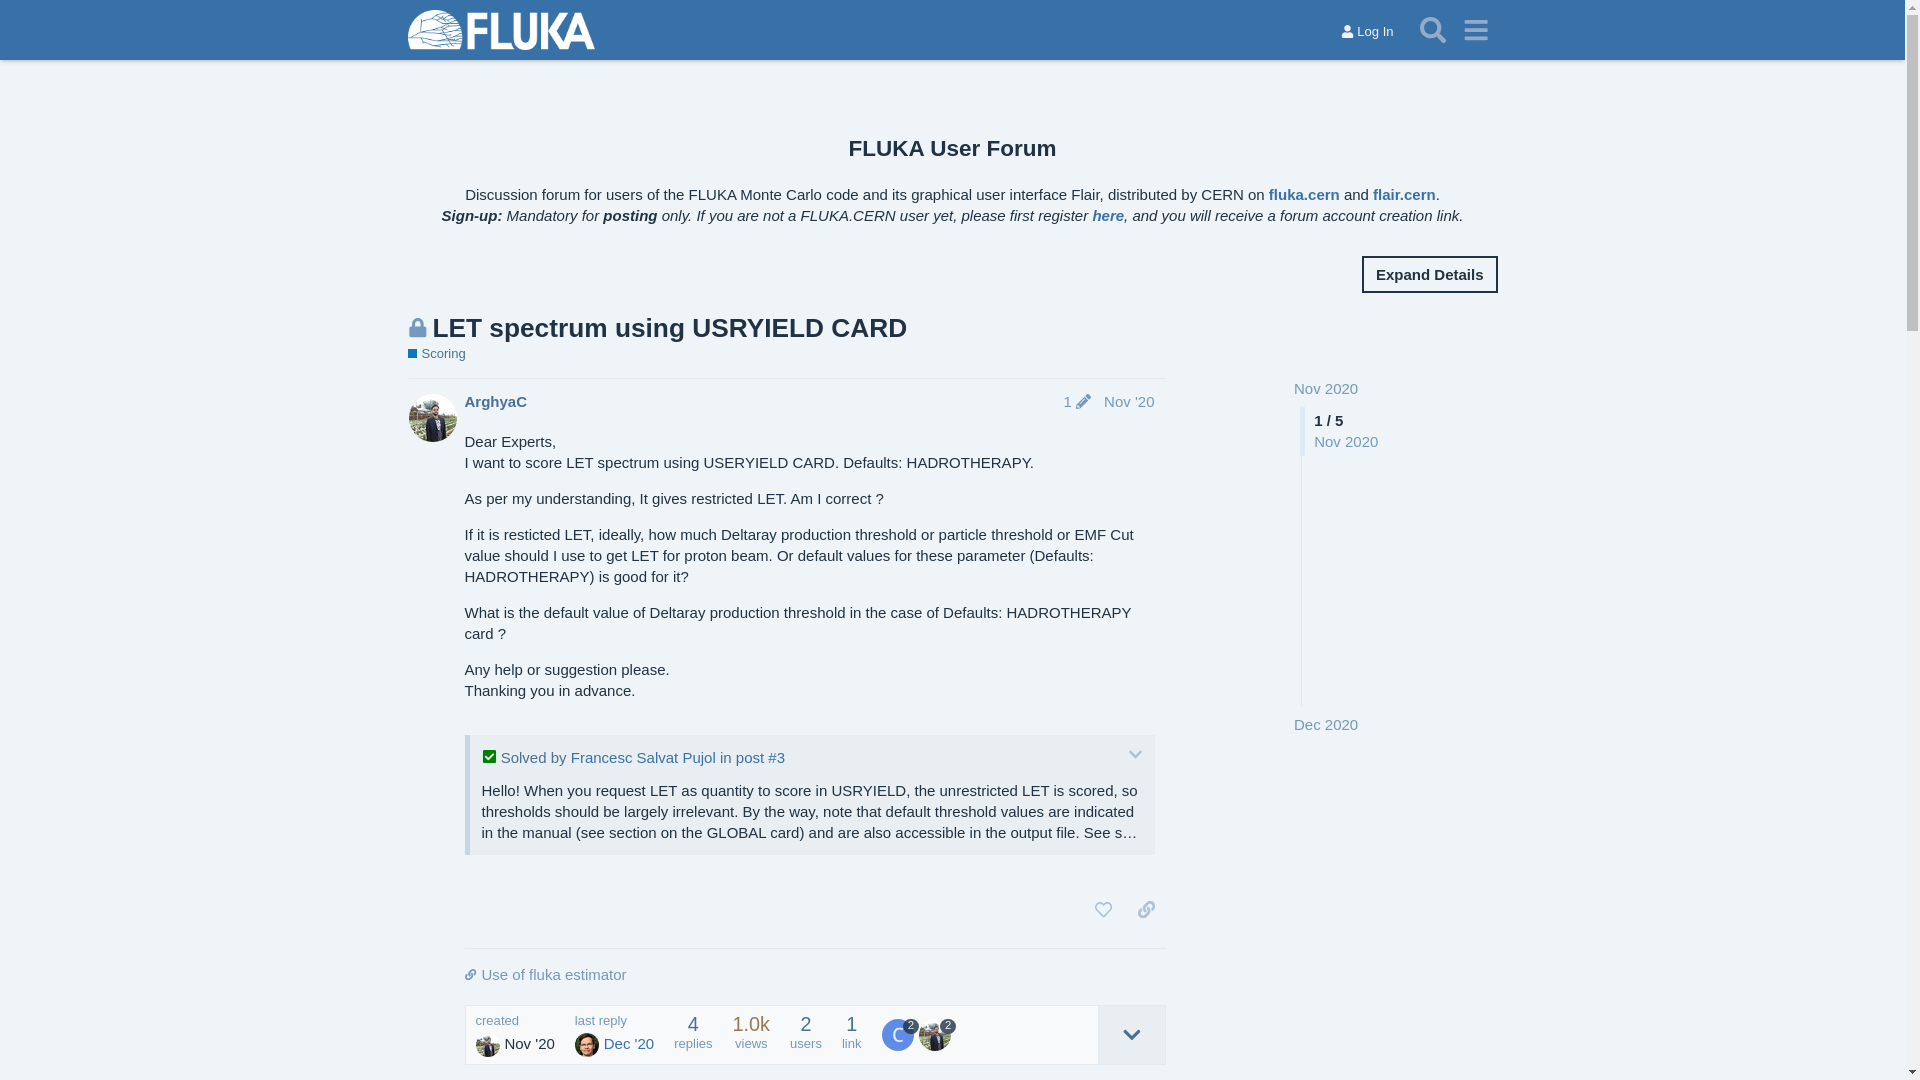  I want to click on 'share a link to this post', so click(1146, 910).